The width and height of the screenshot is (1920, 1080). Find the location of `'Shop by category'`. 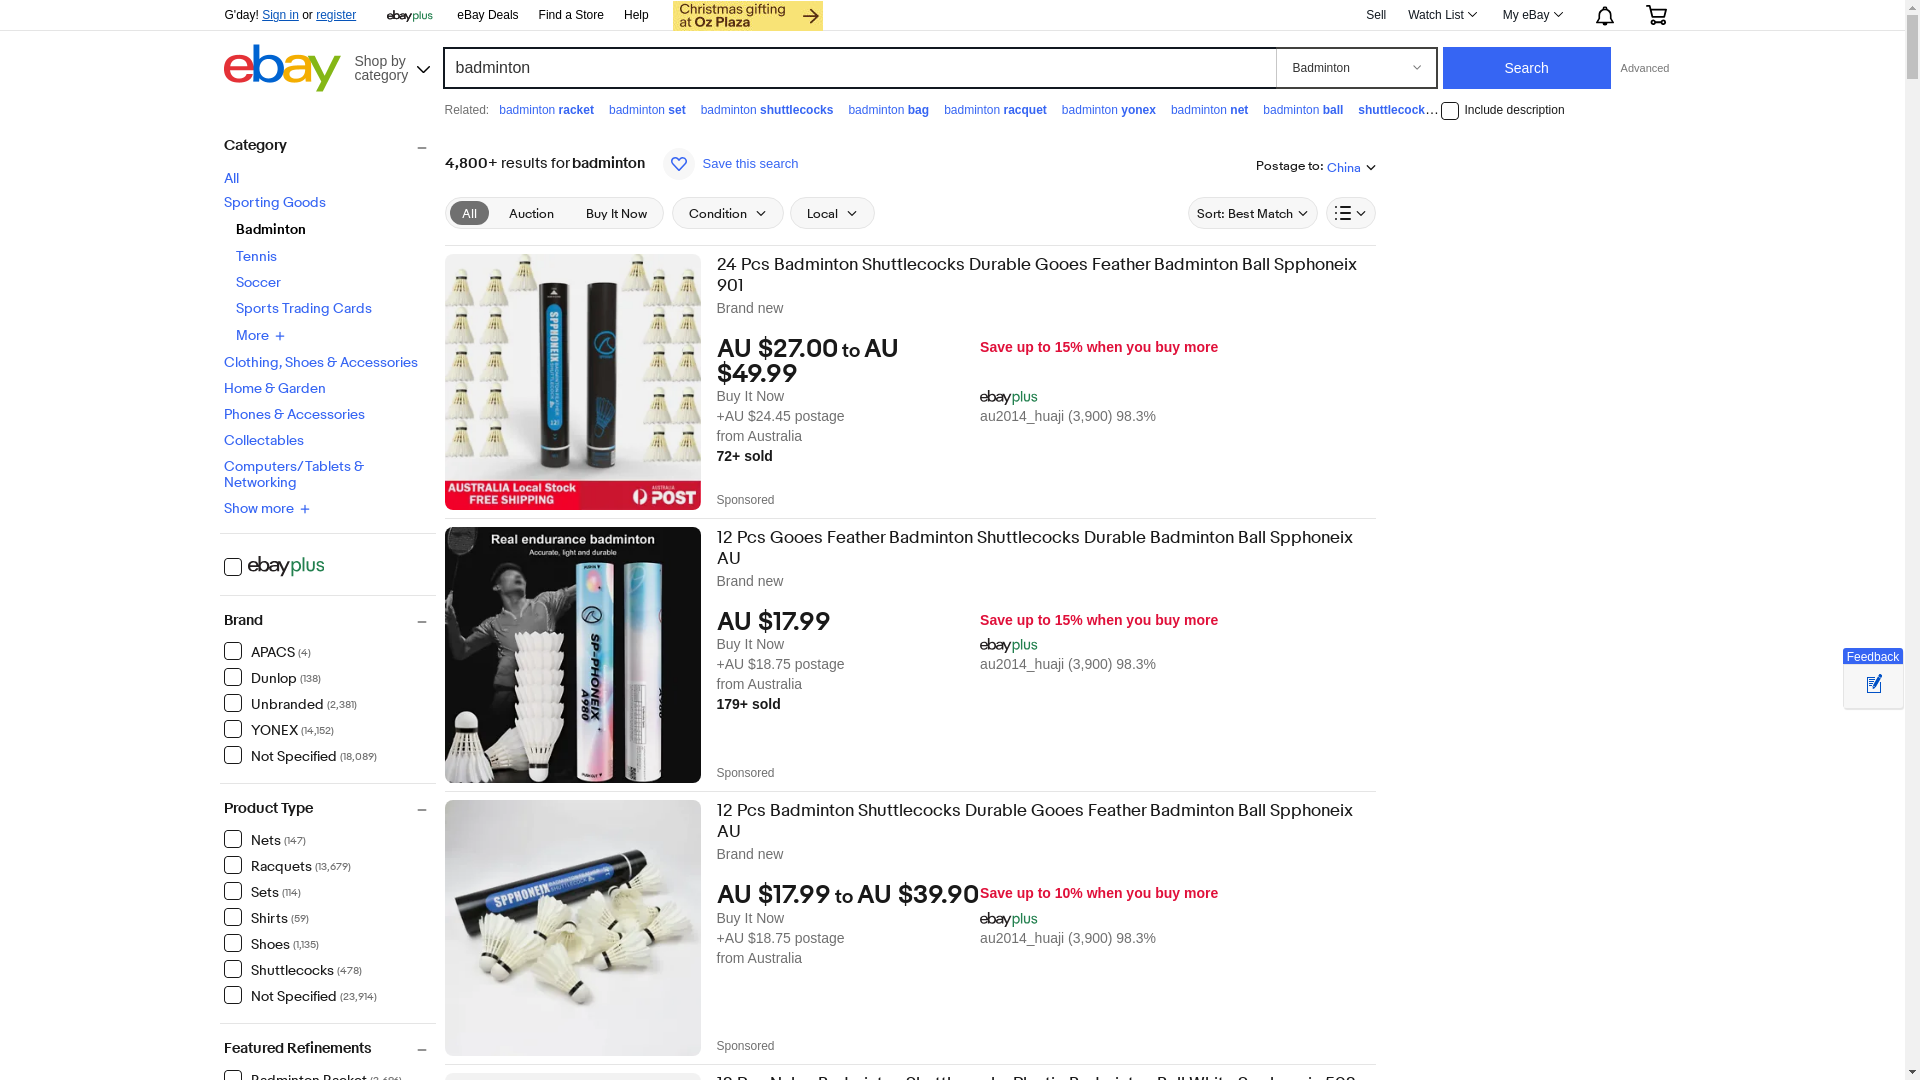

'Shop by category' is located at coordinates (390, 64).